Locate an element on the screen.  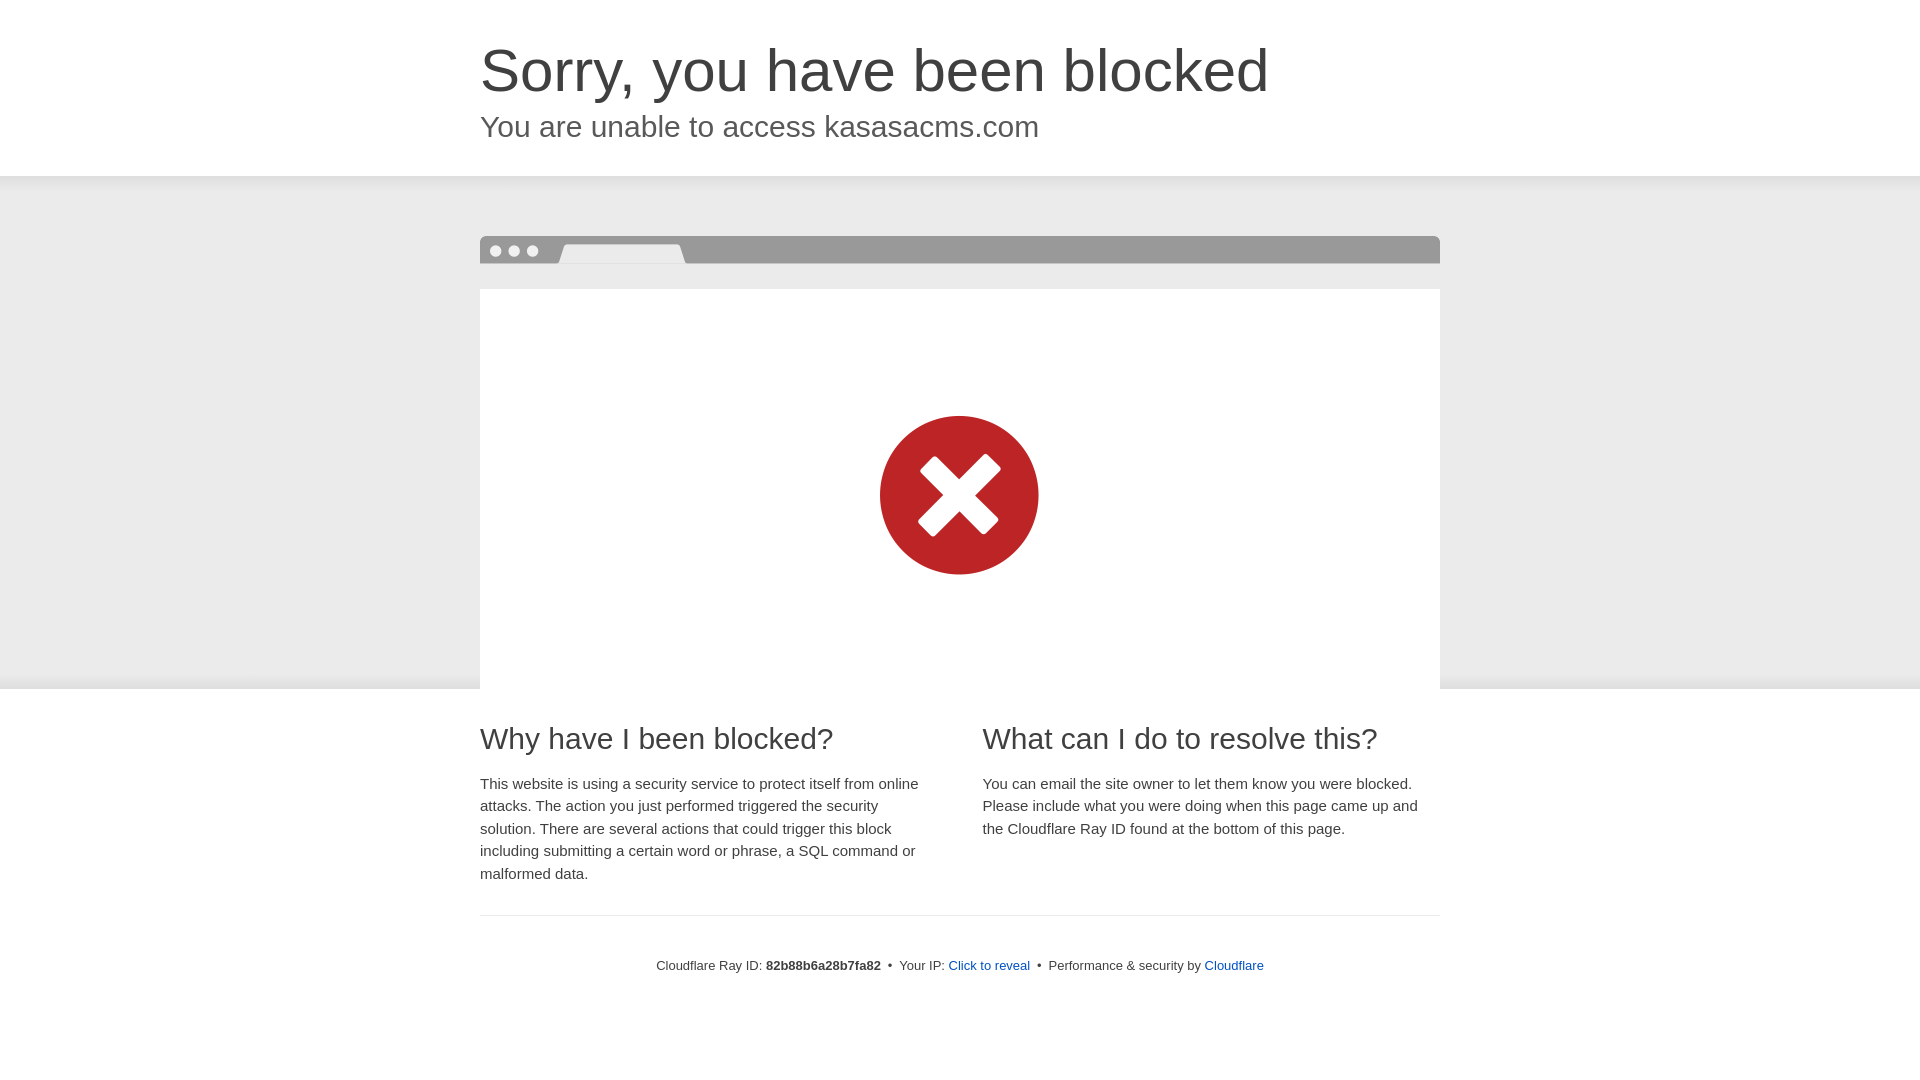
'Click to reveal' is located at coordinates (989, 964).